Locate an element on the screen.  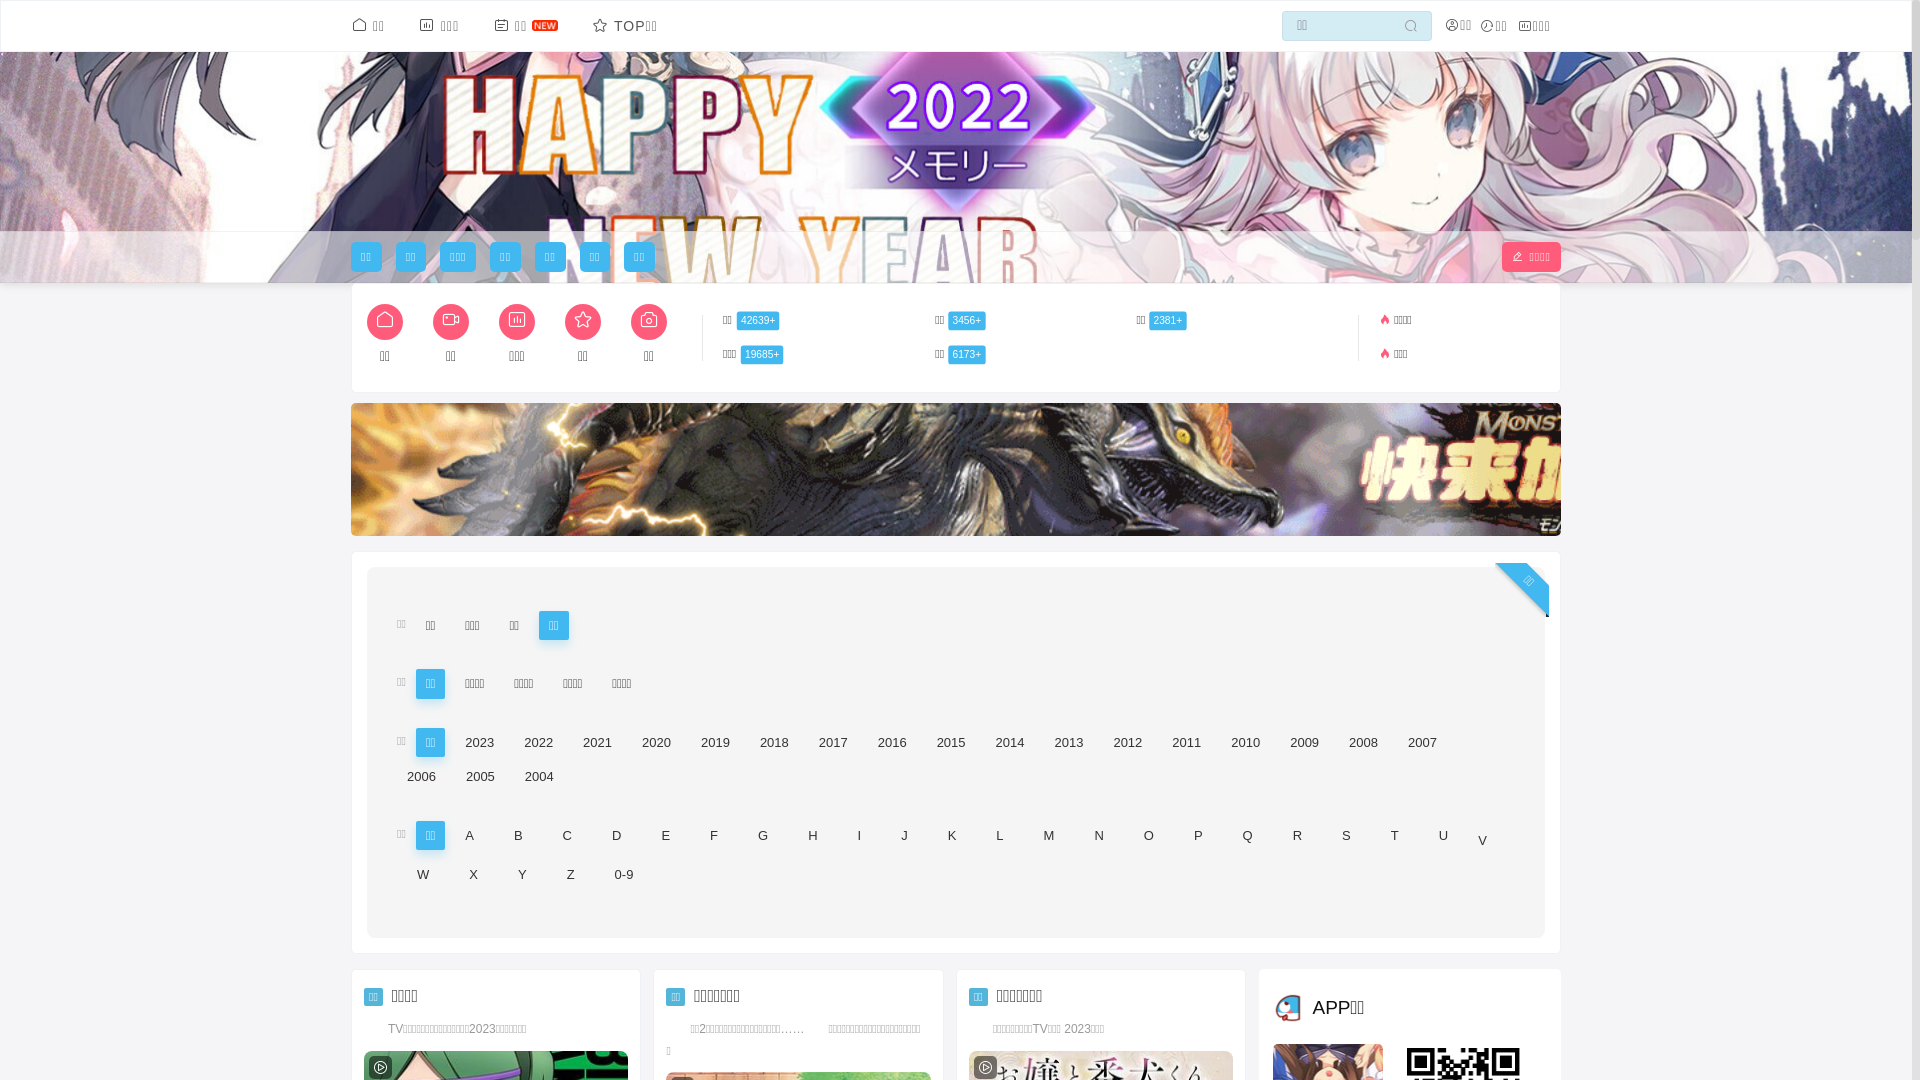
'2011' is located at coordinates (1186, 742).